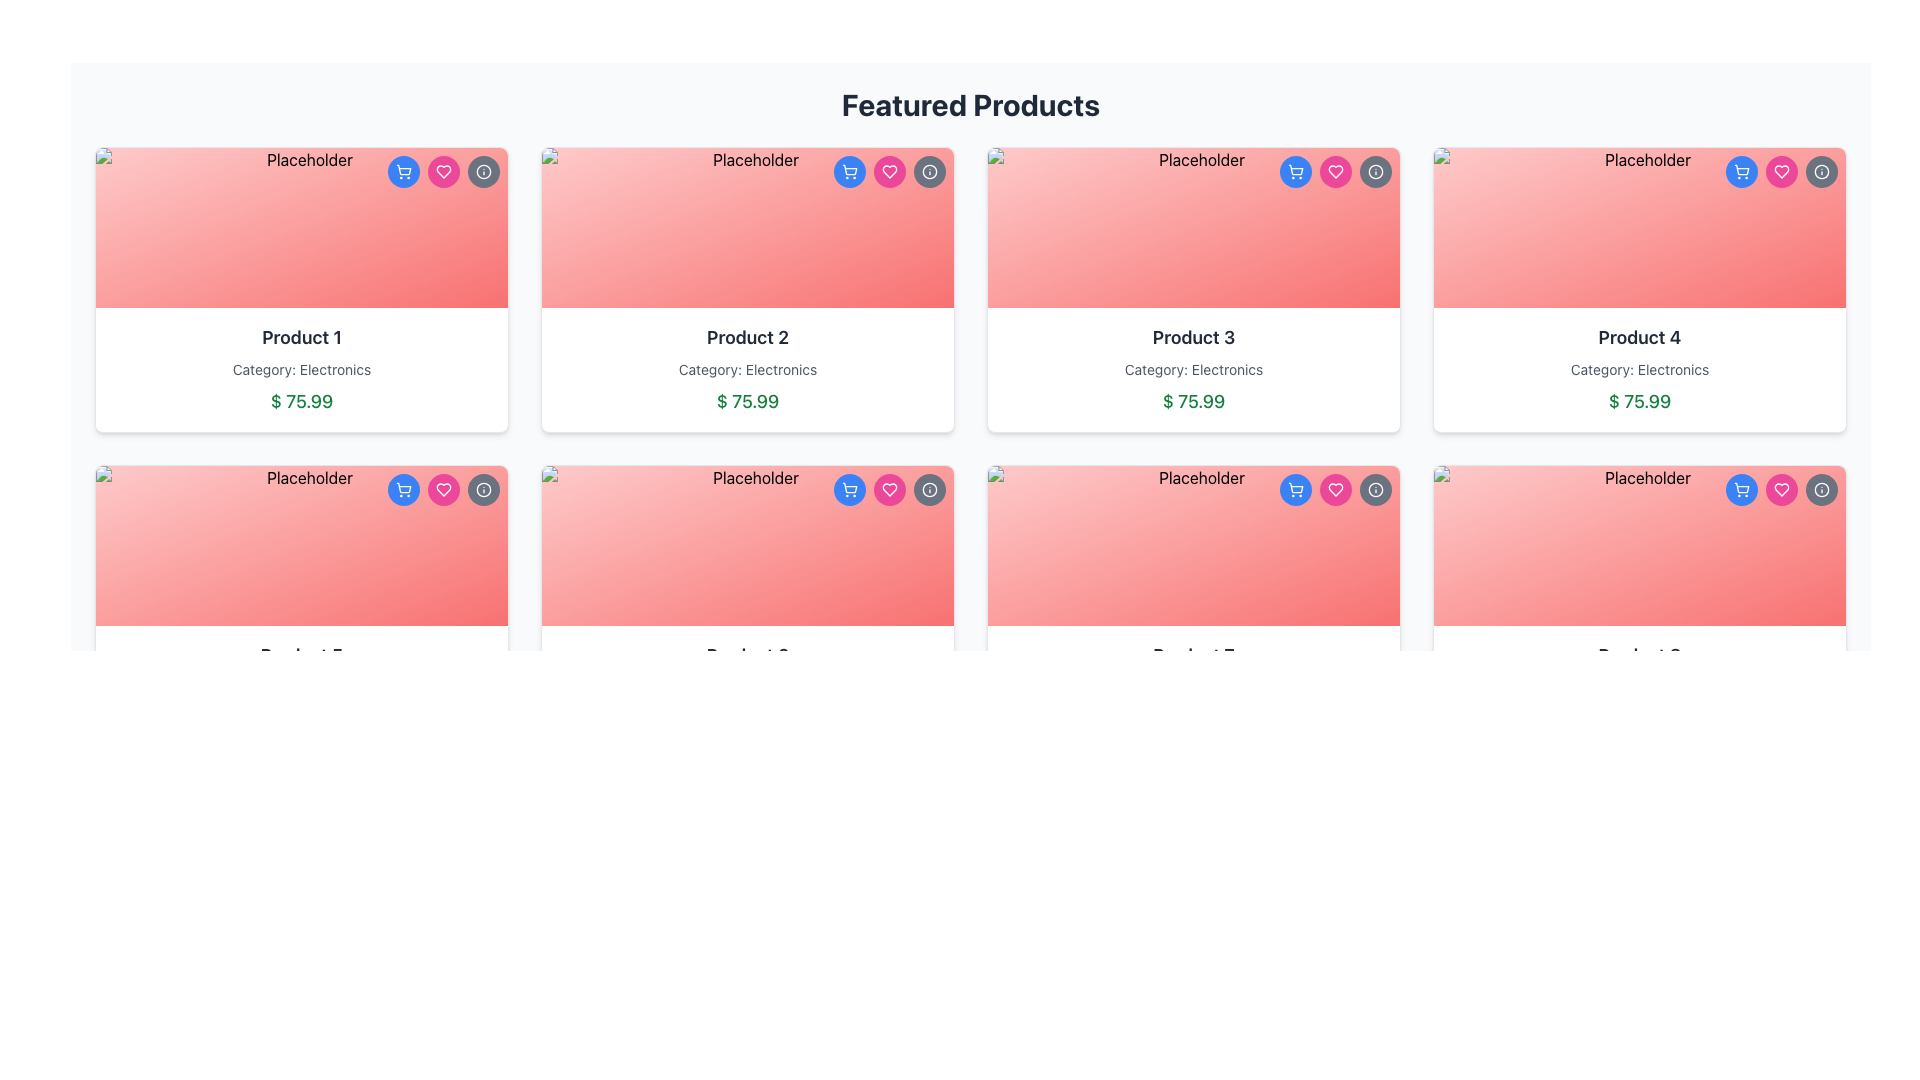 The height and width of the screenshot is (1080, 1920). What do you see at coordinates (888, 171) in the screenshot?
I see `the icon button in the top right section of the 'Product 2' card` at bounding box center [888, 171].